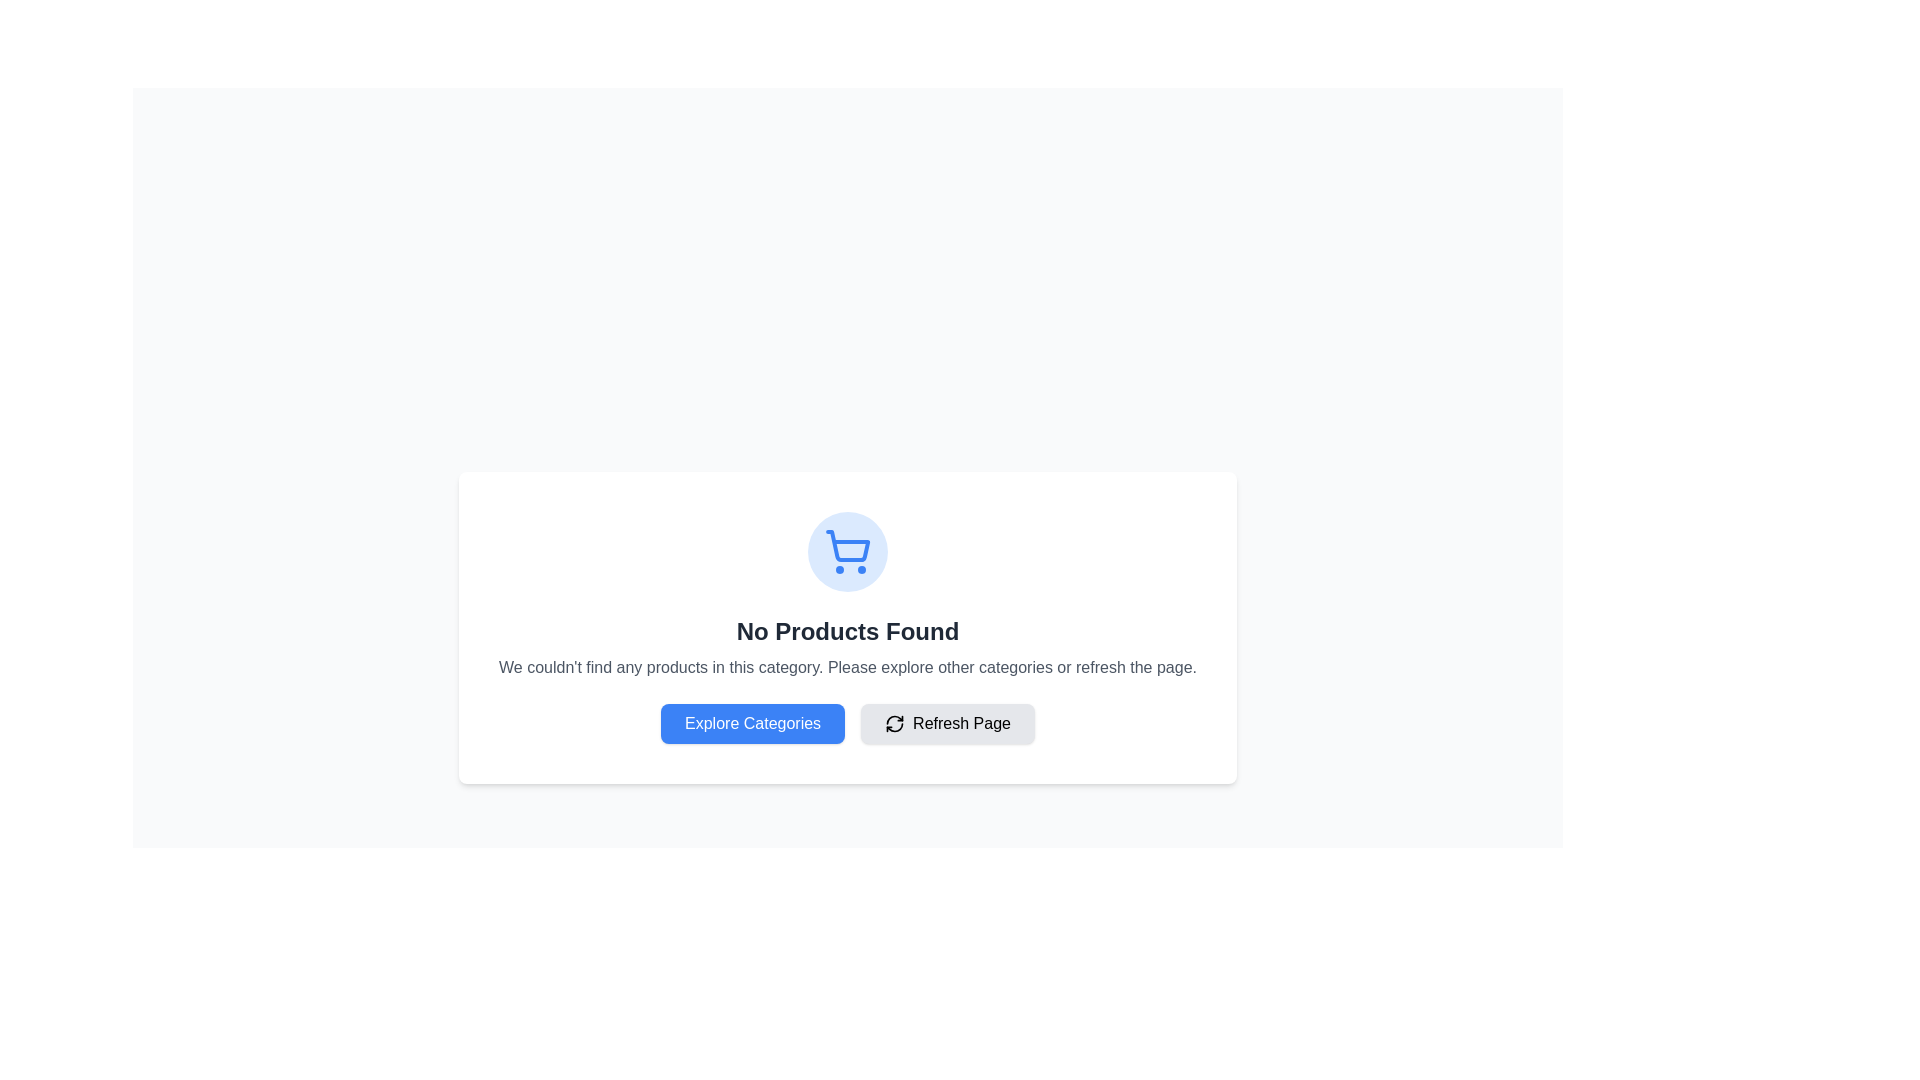 Image resolution: width=1920 pixels, height=1080 pixels. Describe the element at coordinates (894, 724) in the screenshot. I see `the refresh icon located within the 'Refresh Page' button, which is positioned to the right of the 'Explore Categories' button on the bottom section of the central card` at that location.